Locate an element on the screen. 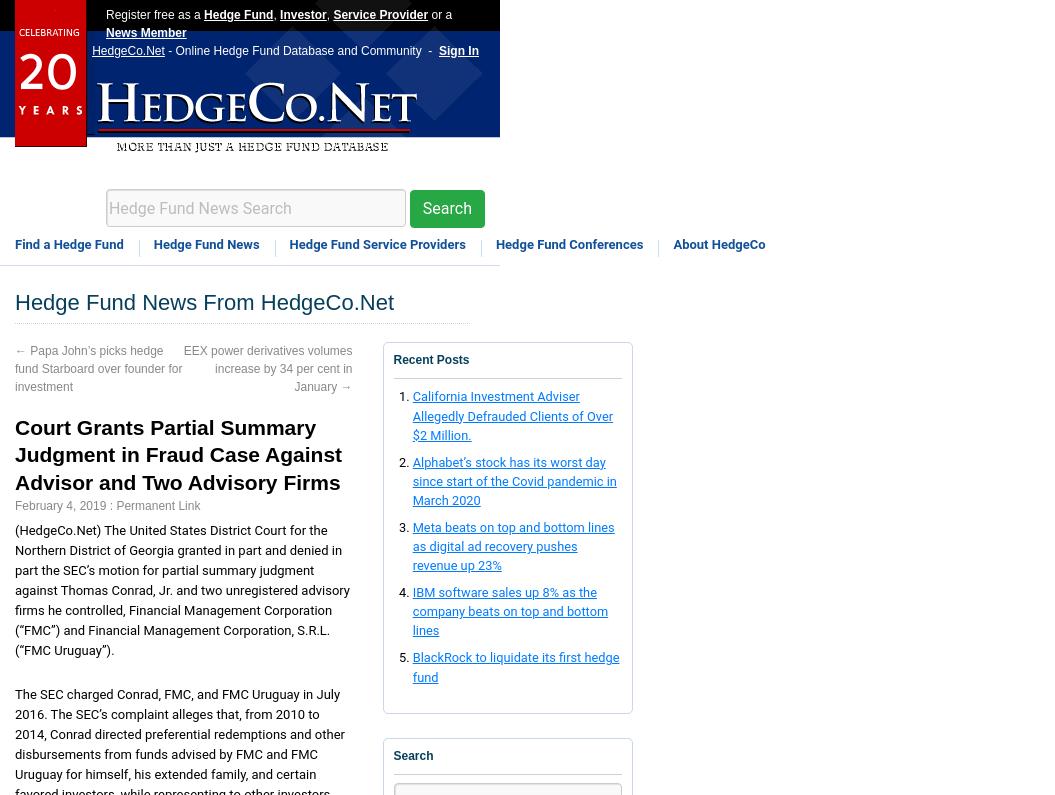 Image resolution: width=1055 pixels, height=795 pixels. 'Register free as a' is located at coordinates (154, 14).